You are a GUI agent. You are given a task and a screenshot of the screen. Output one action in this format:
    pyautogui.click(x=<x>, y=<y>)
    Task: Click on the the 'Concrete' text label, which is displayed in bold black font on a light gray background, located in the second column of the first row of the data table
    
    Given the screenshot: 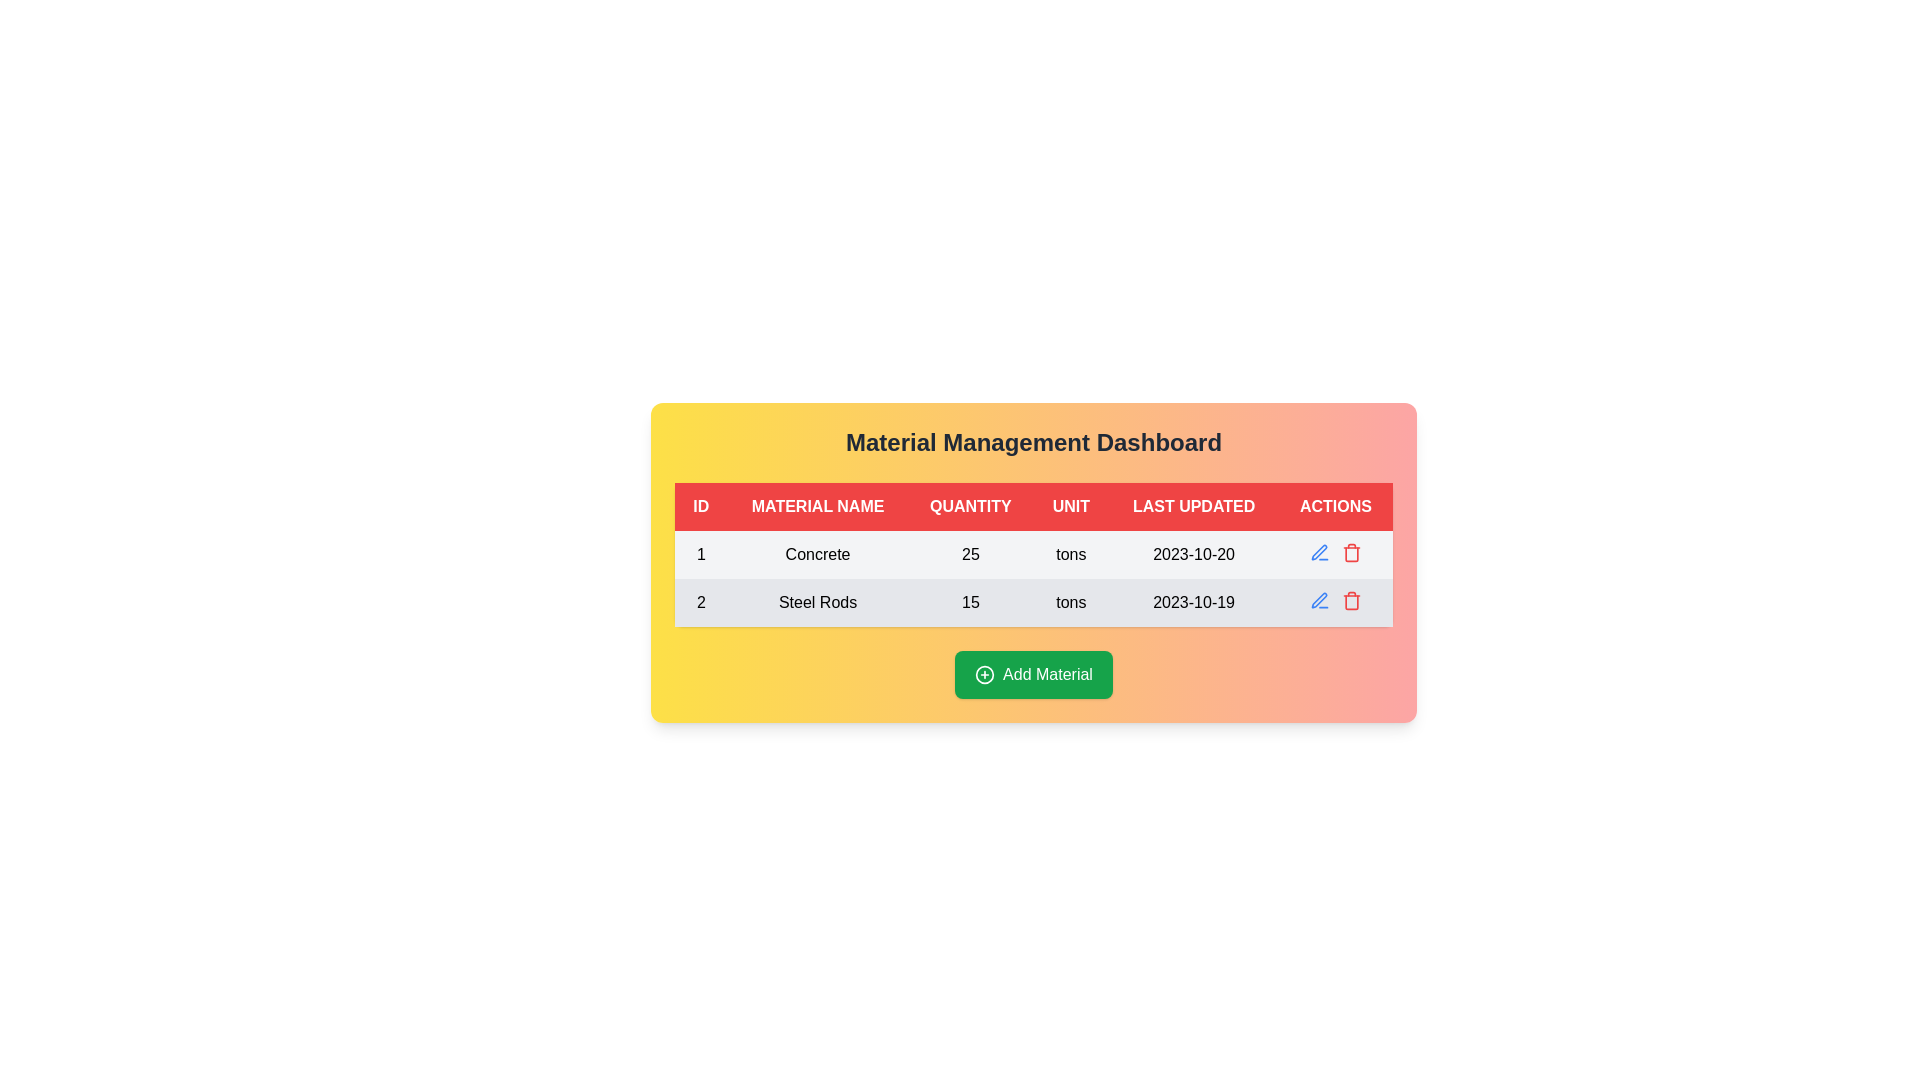 What is the action you would take?
    pyautogui.click(x=818, y=555)
    